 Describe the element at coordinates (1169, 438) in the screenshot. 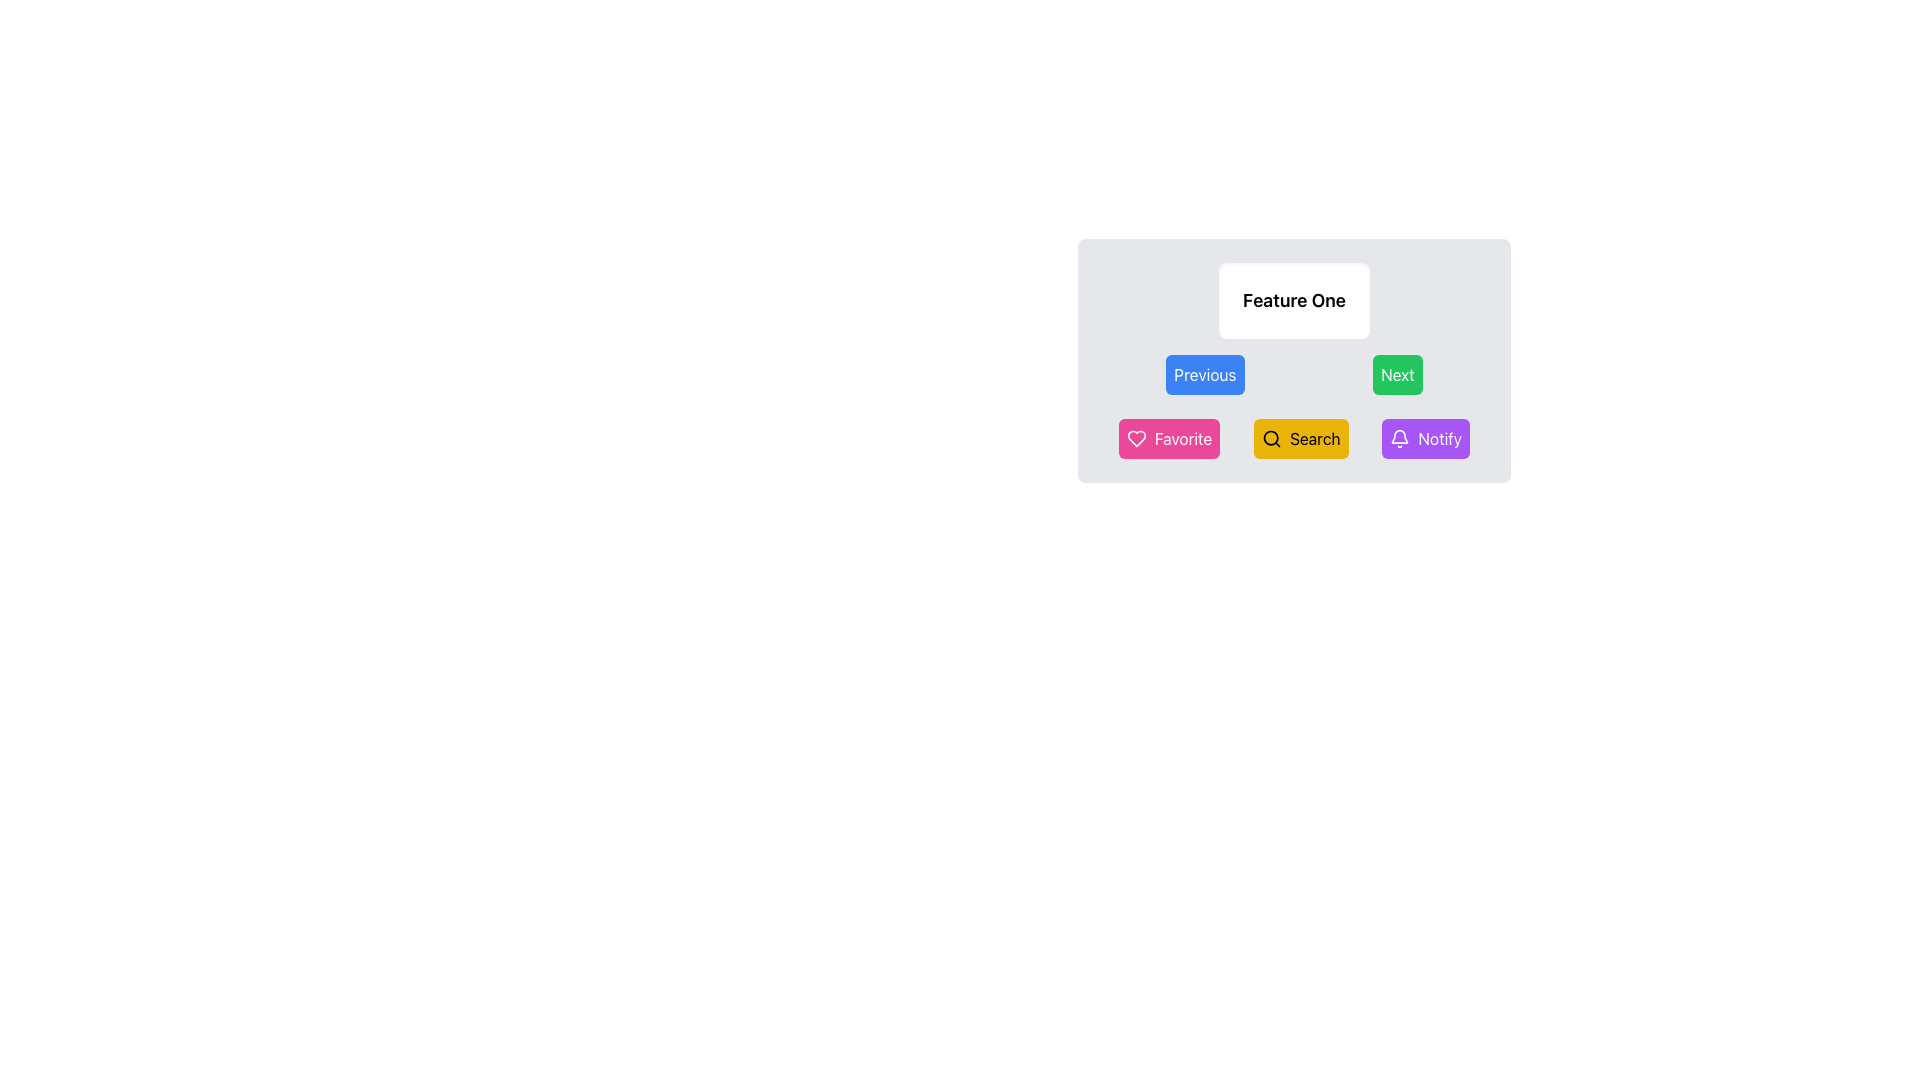

I see `the 'Favorite' button located on the left side of the three horizontal buttons under the 'Feature One' heading to mark the item as favorite` at that location.